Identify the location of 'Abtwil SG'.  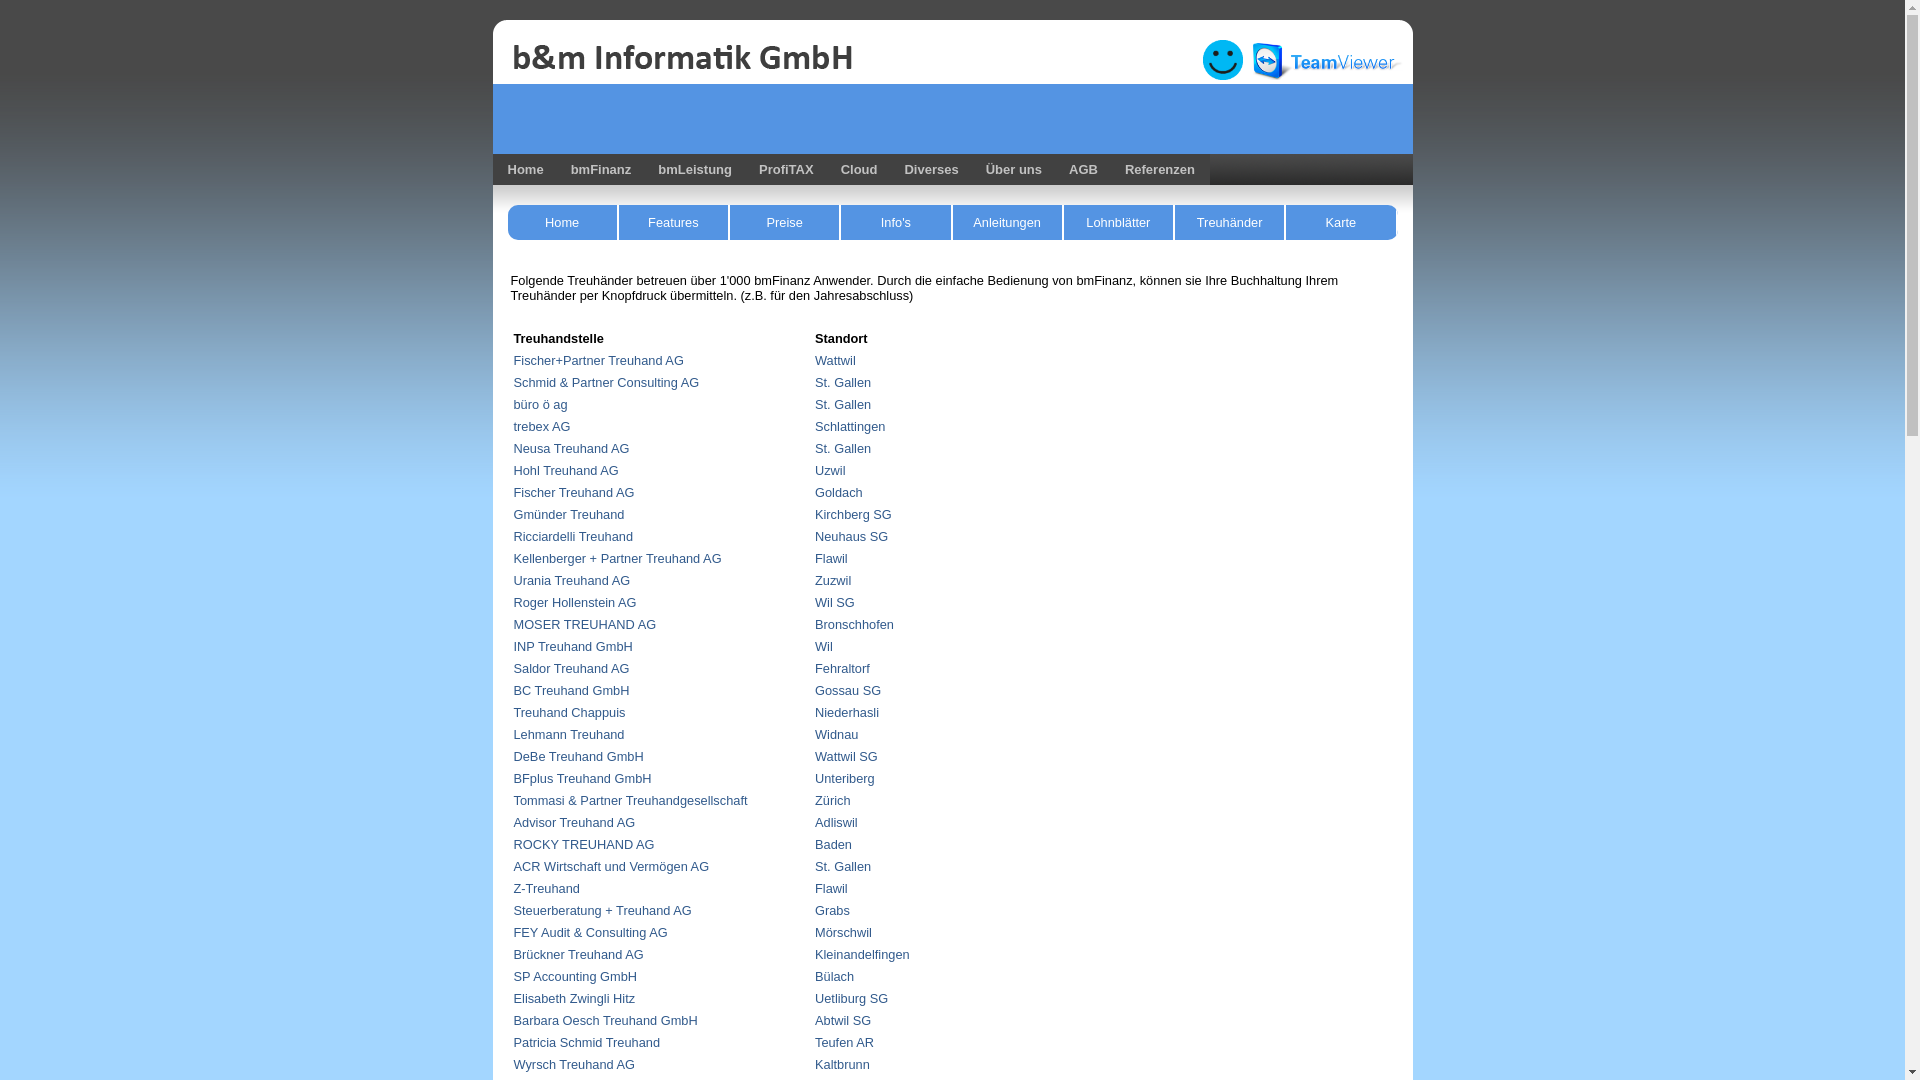
(843, 1020).